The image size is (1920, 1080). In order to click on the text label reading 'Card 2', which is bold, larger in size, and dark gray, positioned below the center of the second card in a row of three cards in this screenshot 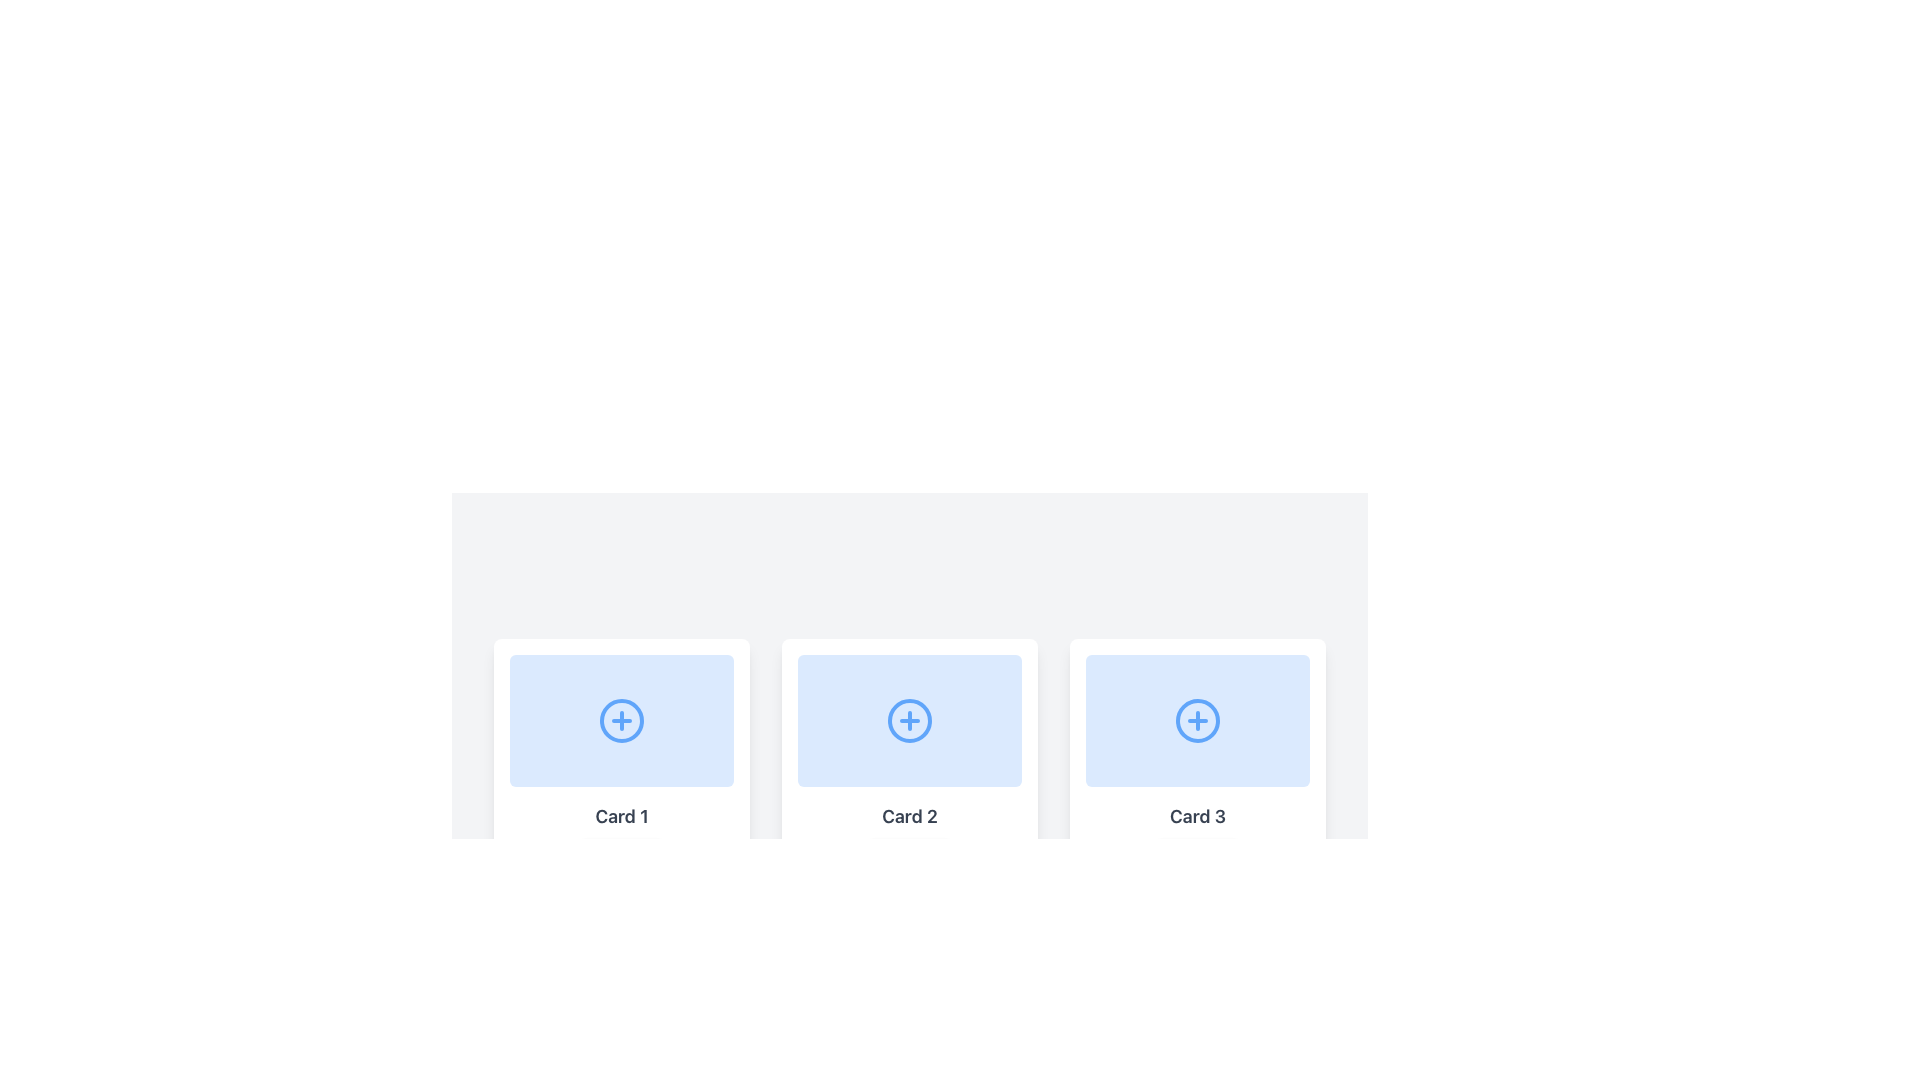, I will do `click(909, 817)`.